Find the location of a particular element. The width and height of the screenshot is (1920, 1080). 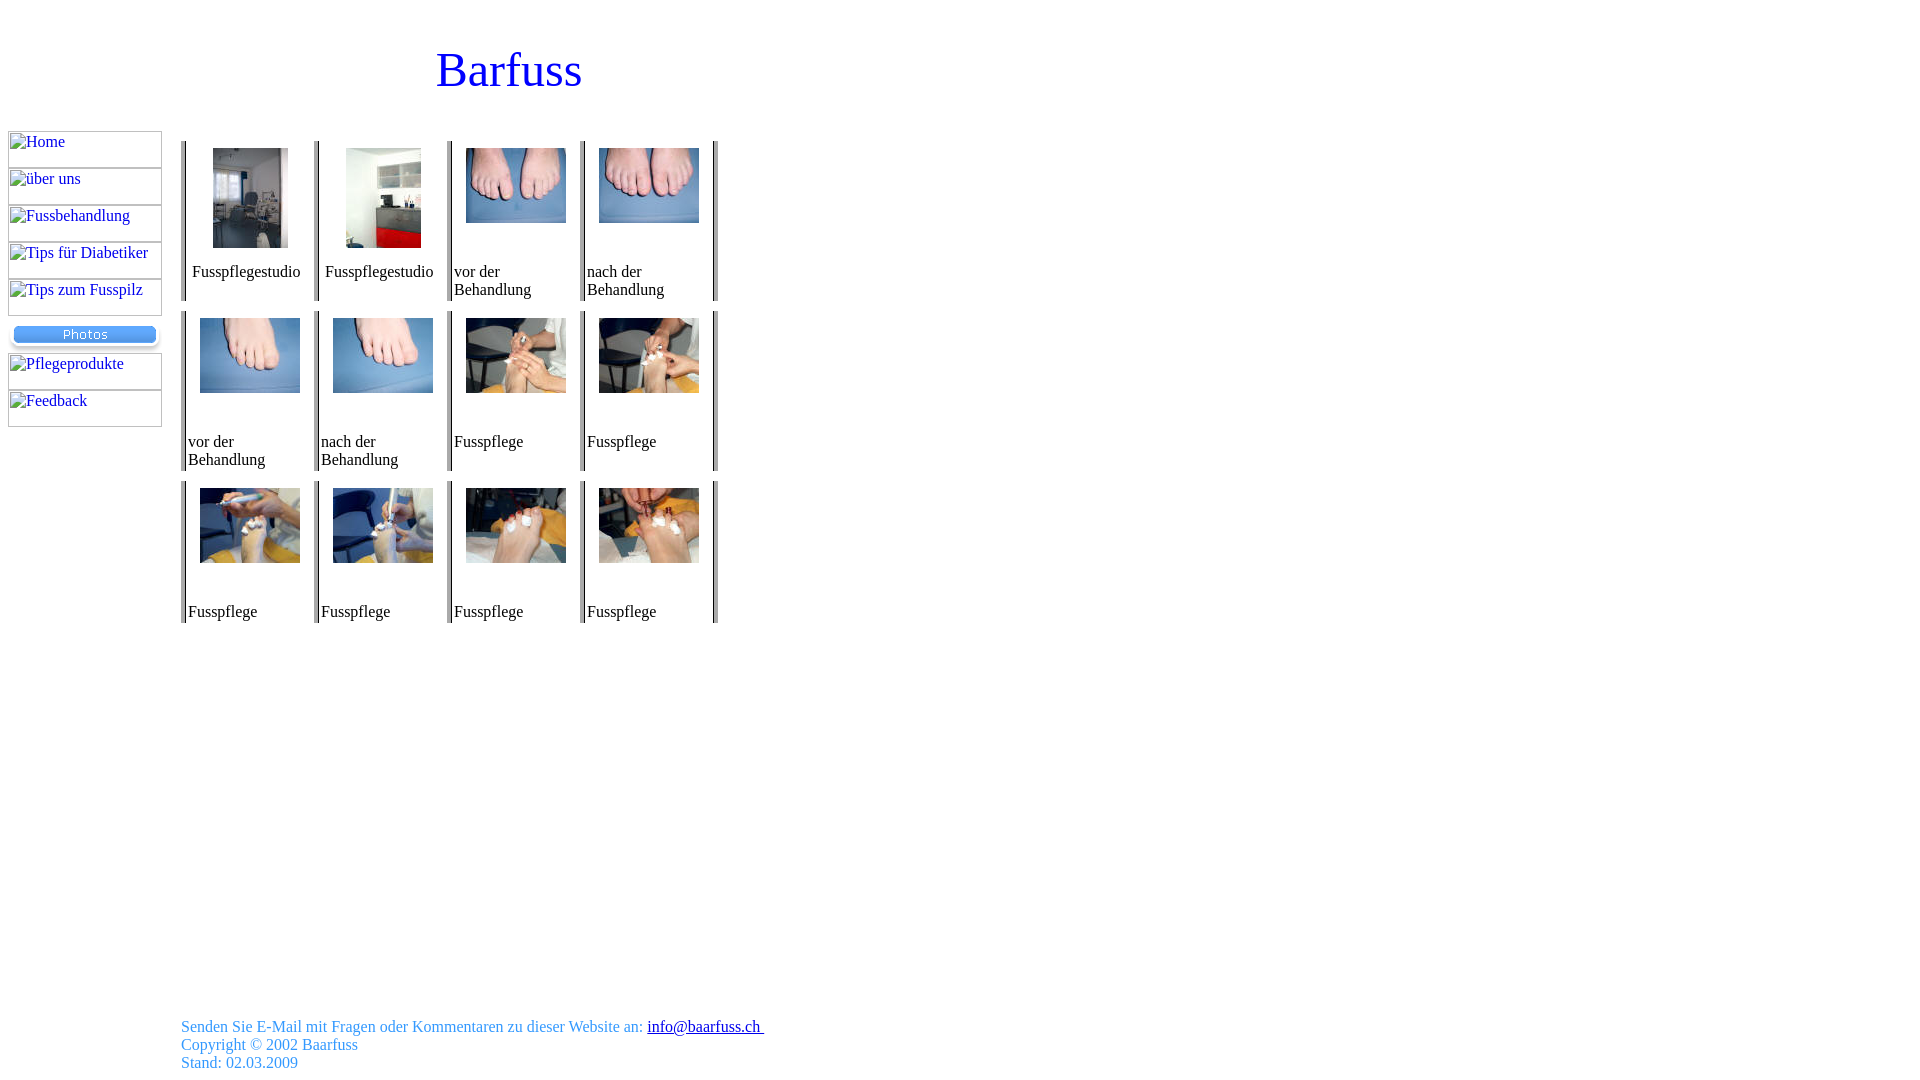

'info@baarfuss.ch ' is located at coordinates (705, 1026).